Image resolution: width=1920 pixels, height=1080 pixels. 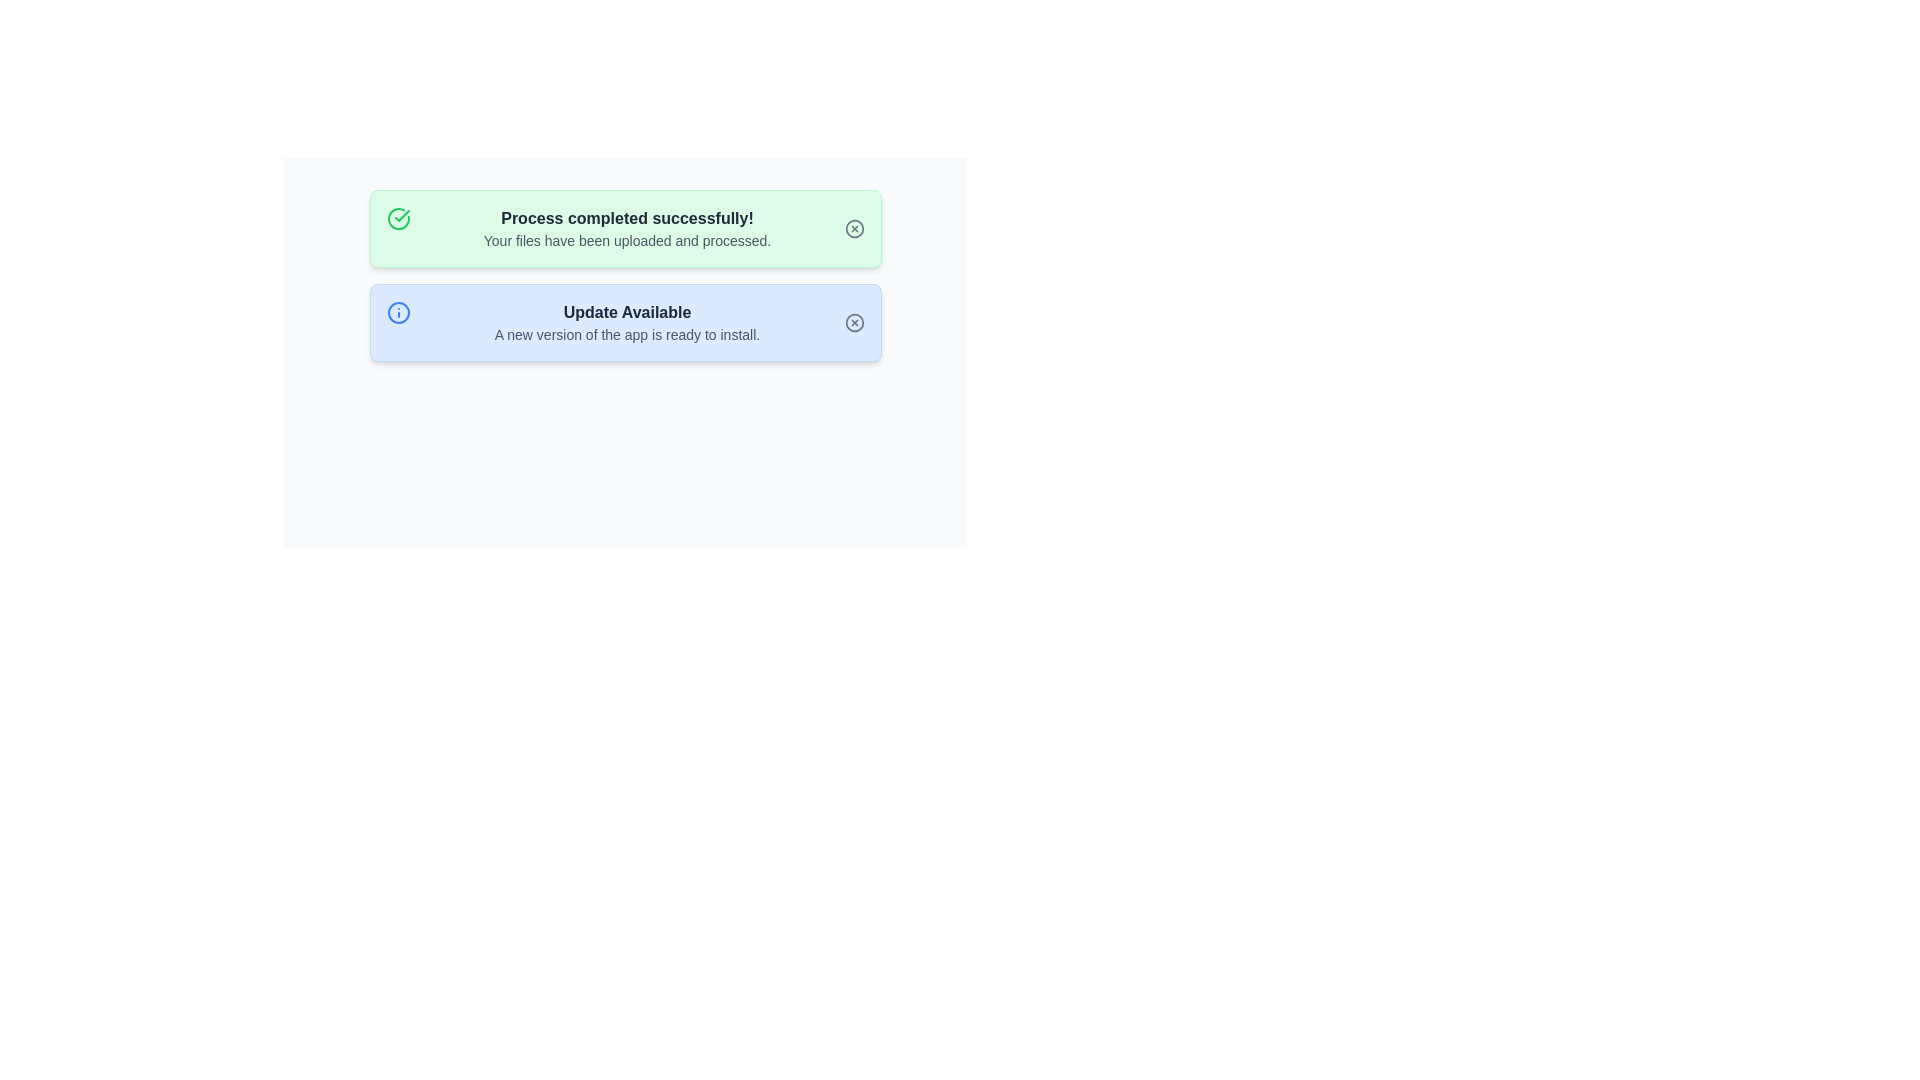 What do you see at coordinates (398, 312) in the screenshot?
I see `the information icon located in the notification box with the heading 'Update Available', positioned to the left of the text` at bounding box center [398, 312].